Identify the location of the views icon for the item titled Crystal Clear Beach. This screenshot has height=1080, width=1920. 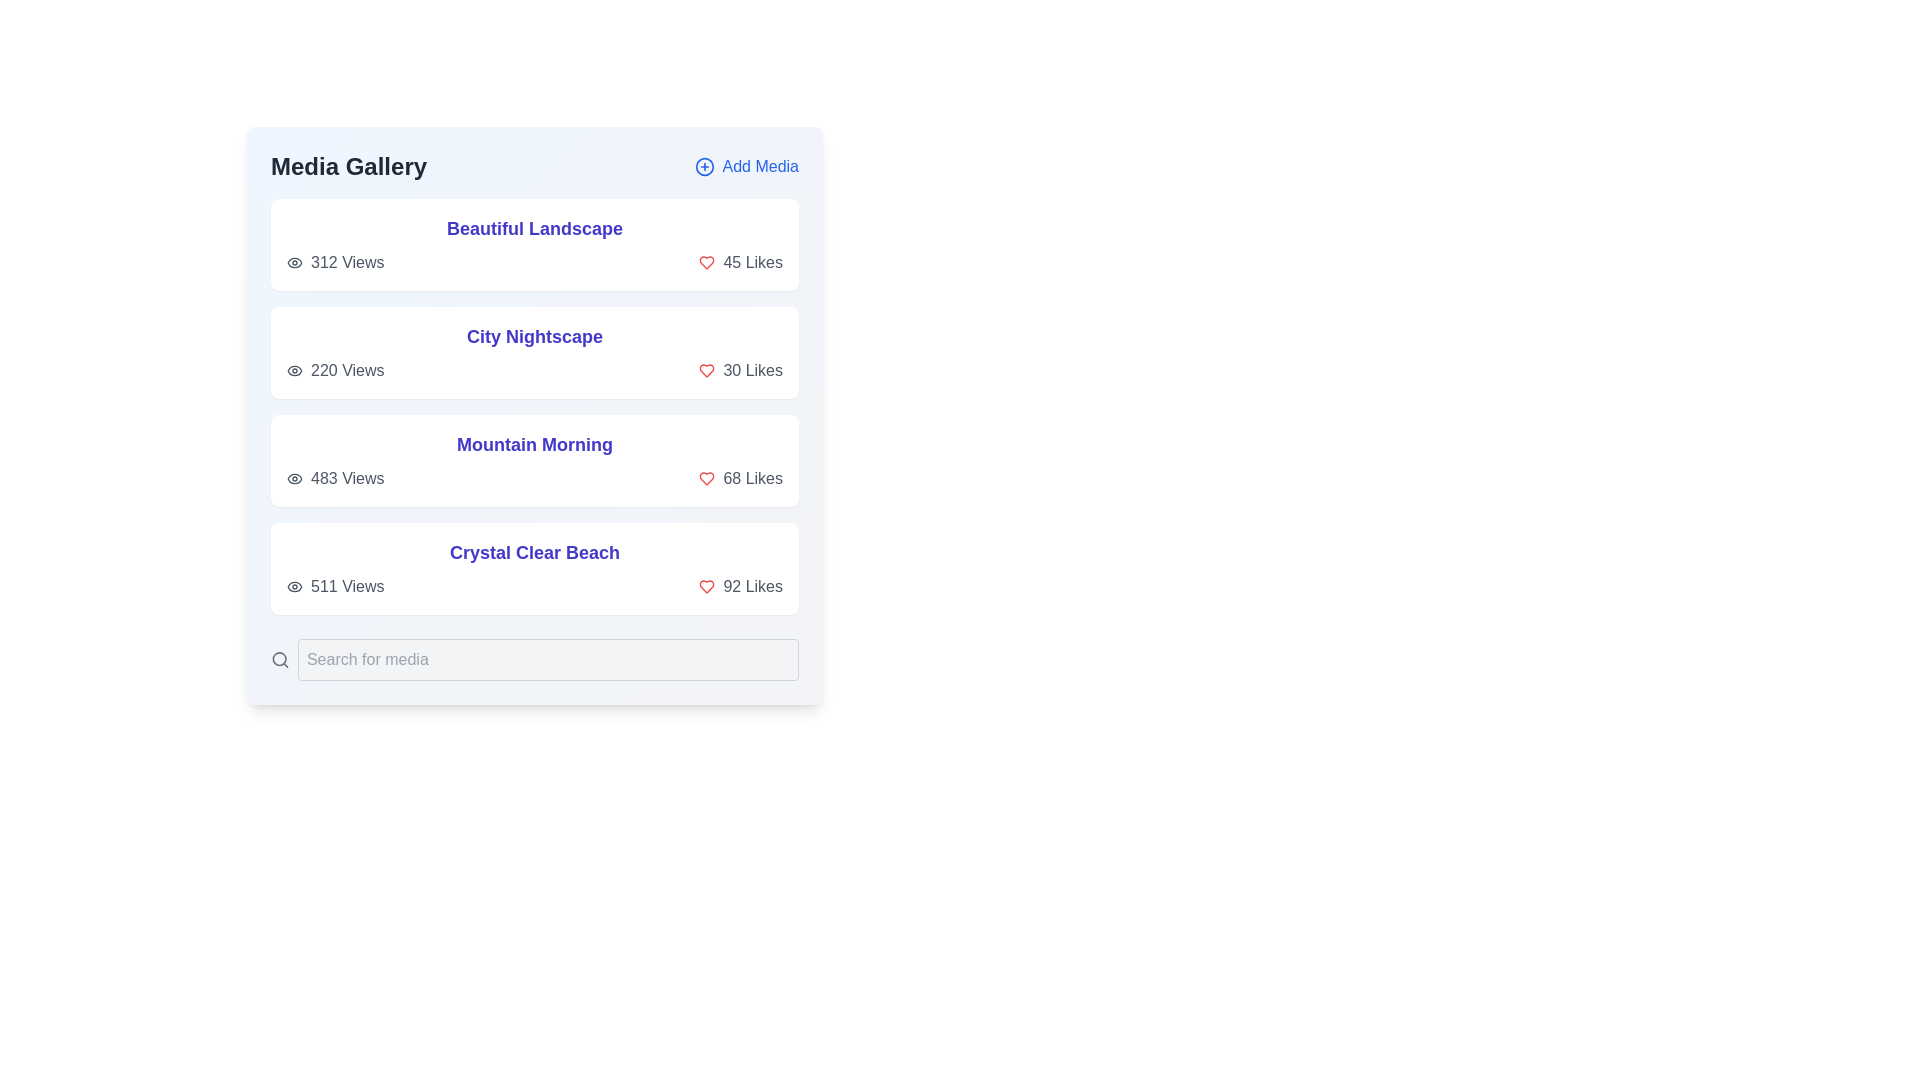
(293, 585).